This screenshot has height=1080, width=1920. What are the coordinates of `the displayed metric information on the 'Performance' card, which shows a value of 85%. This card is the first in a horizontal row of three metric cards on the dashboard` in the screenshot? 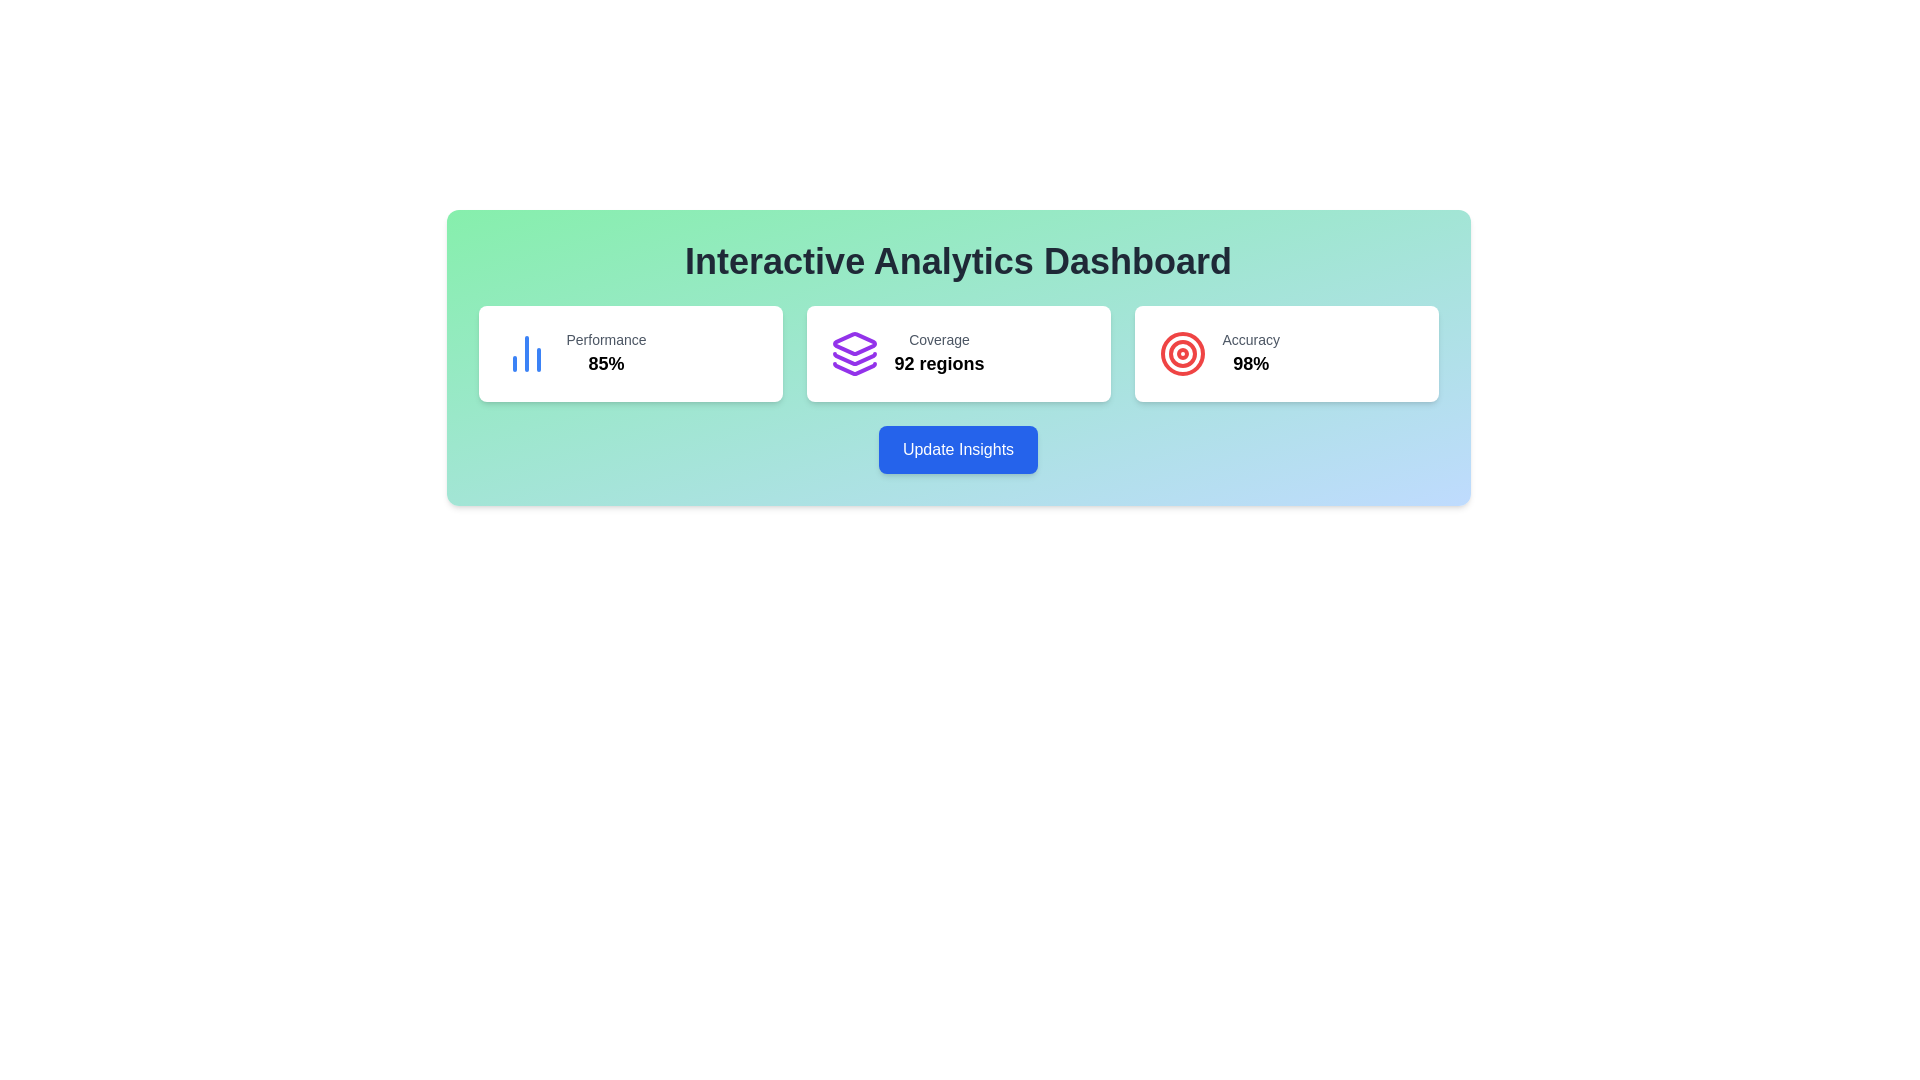 It's located at (629, 353).